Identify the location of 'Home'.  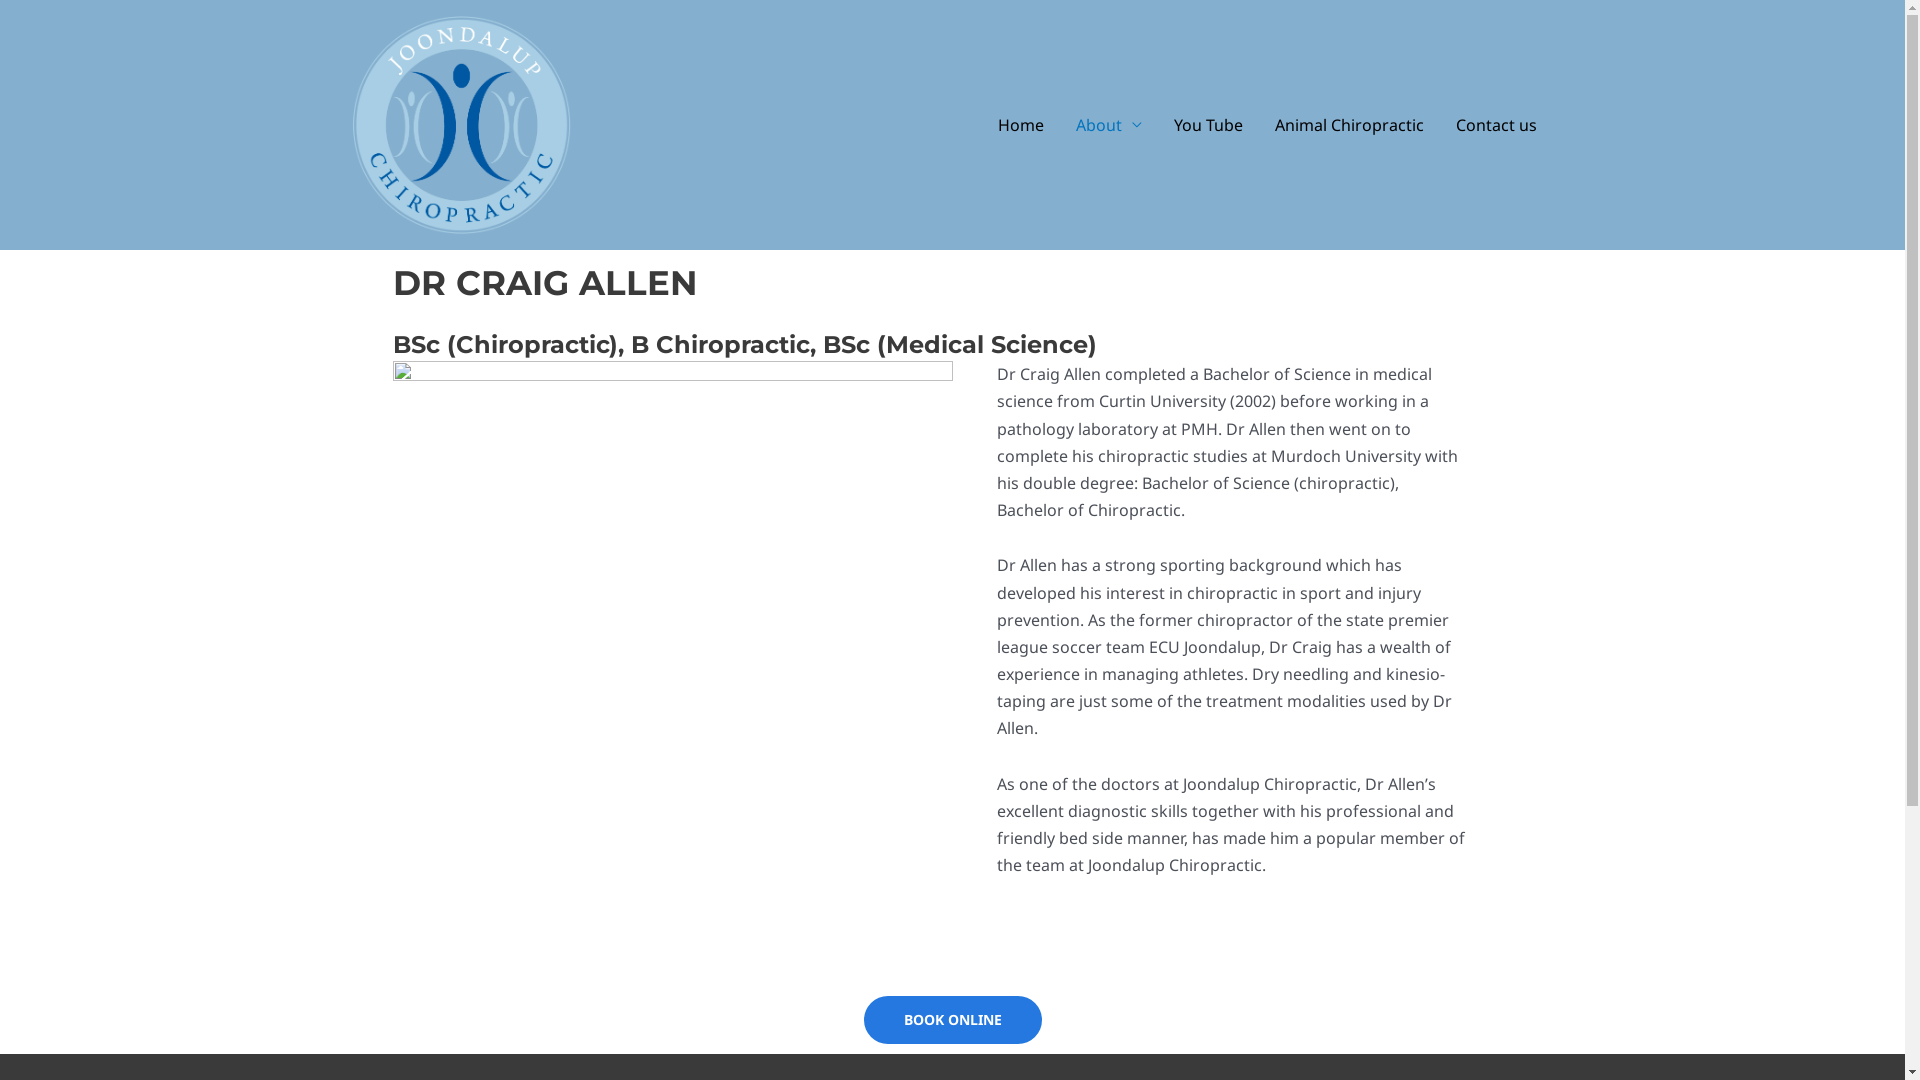
(1021, 124).